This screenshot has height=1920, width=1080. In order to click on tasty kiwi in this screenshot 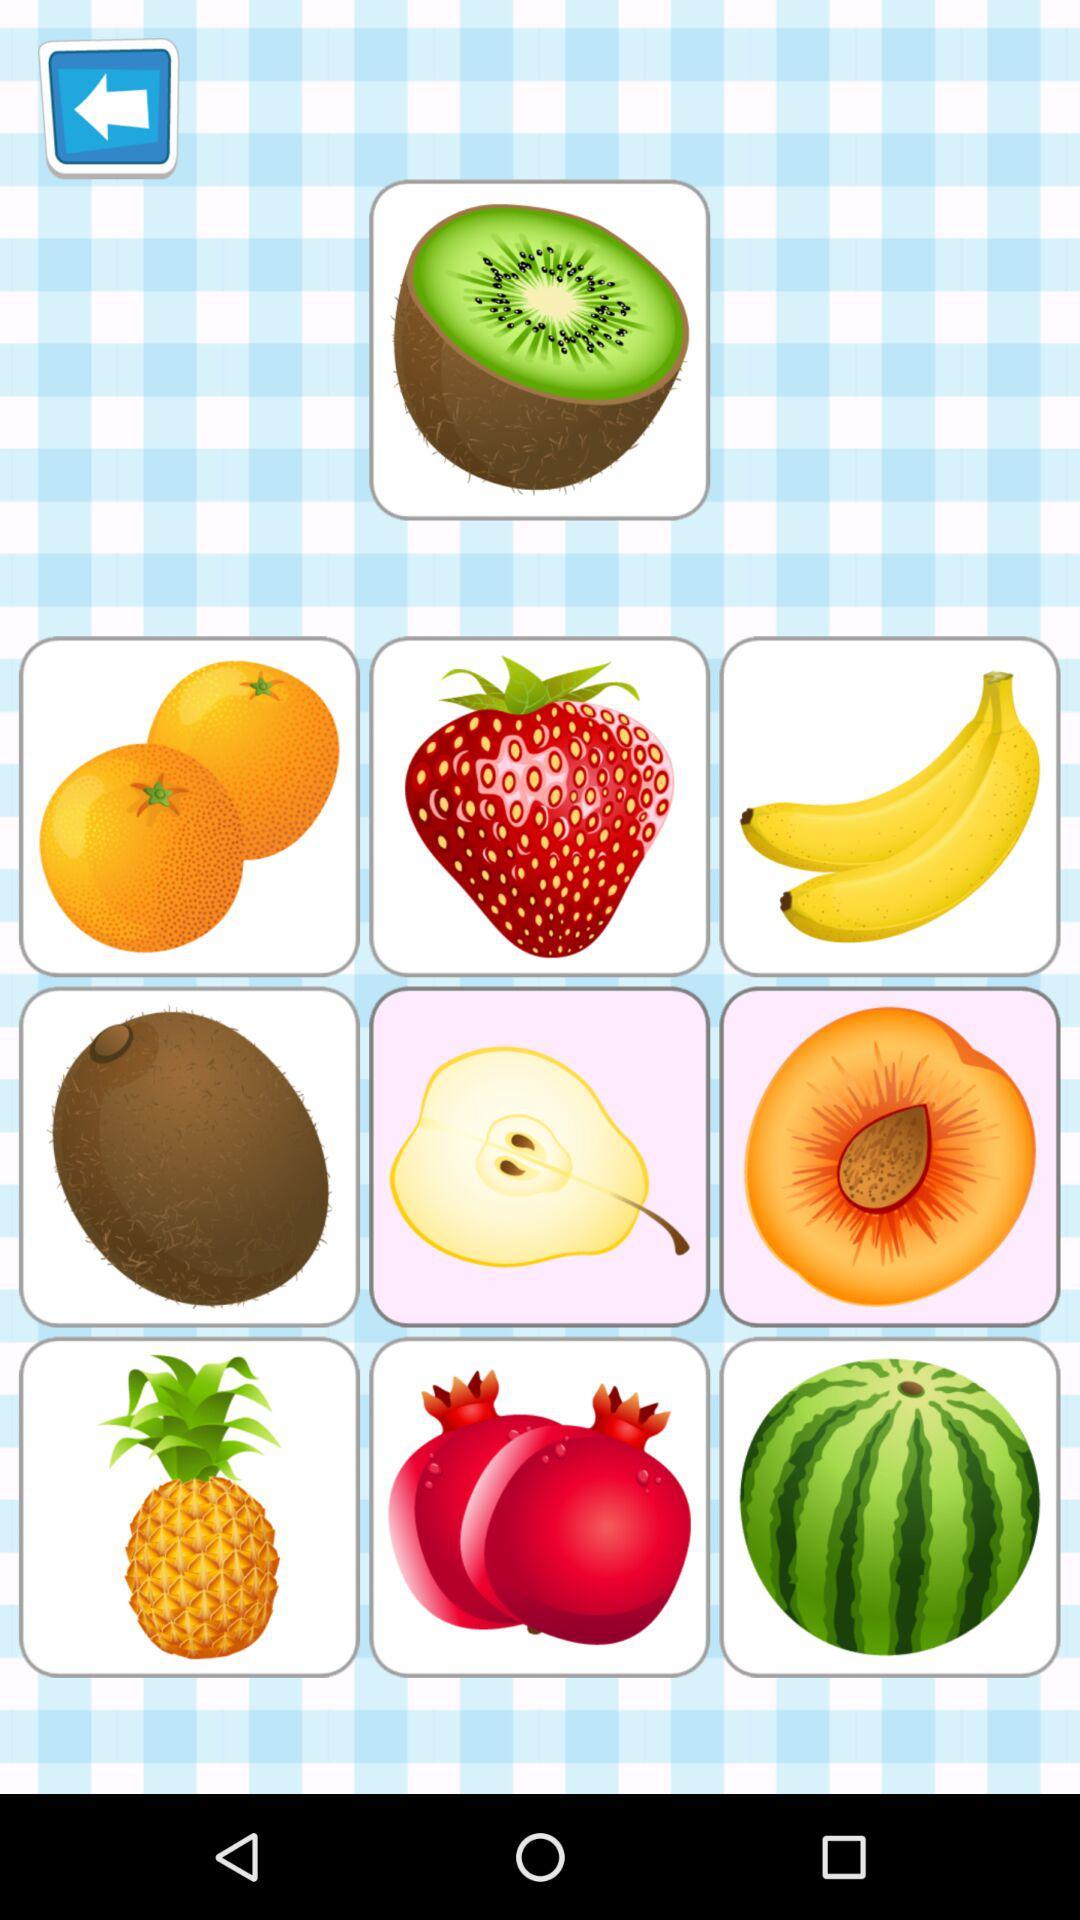, I will do `click(538, 349)`.